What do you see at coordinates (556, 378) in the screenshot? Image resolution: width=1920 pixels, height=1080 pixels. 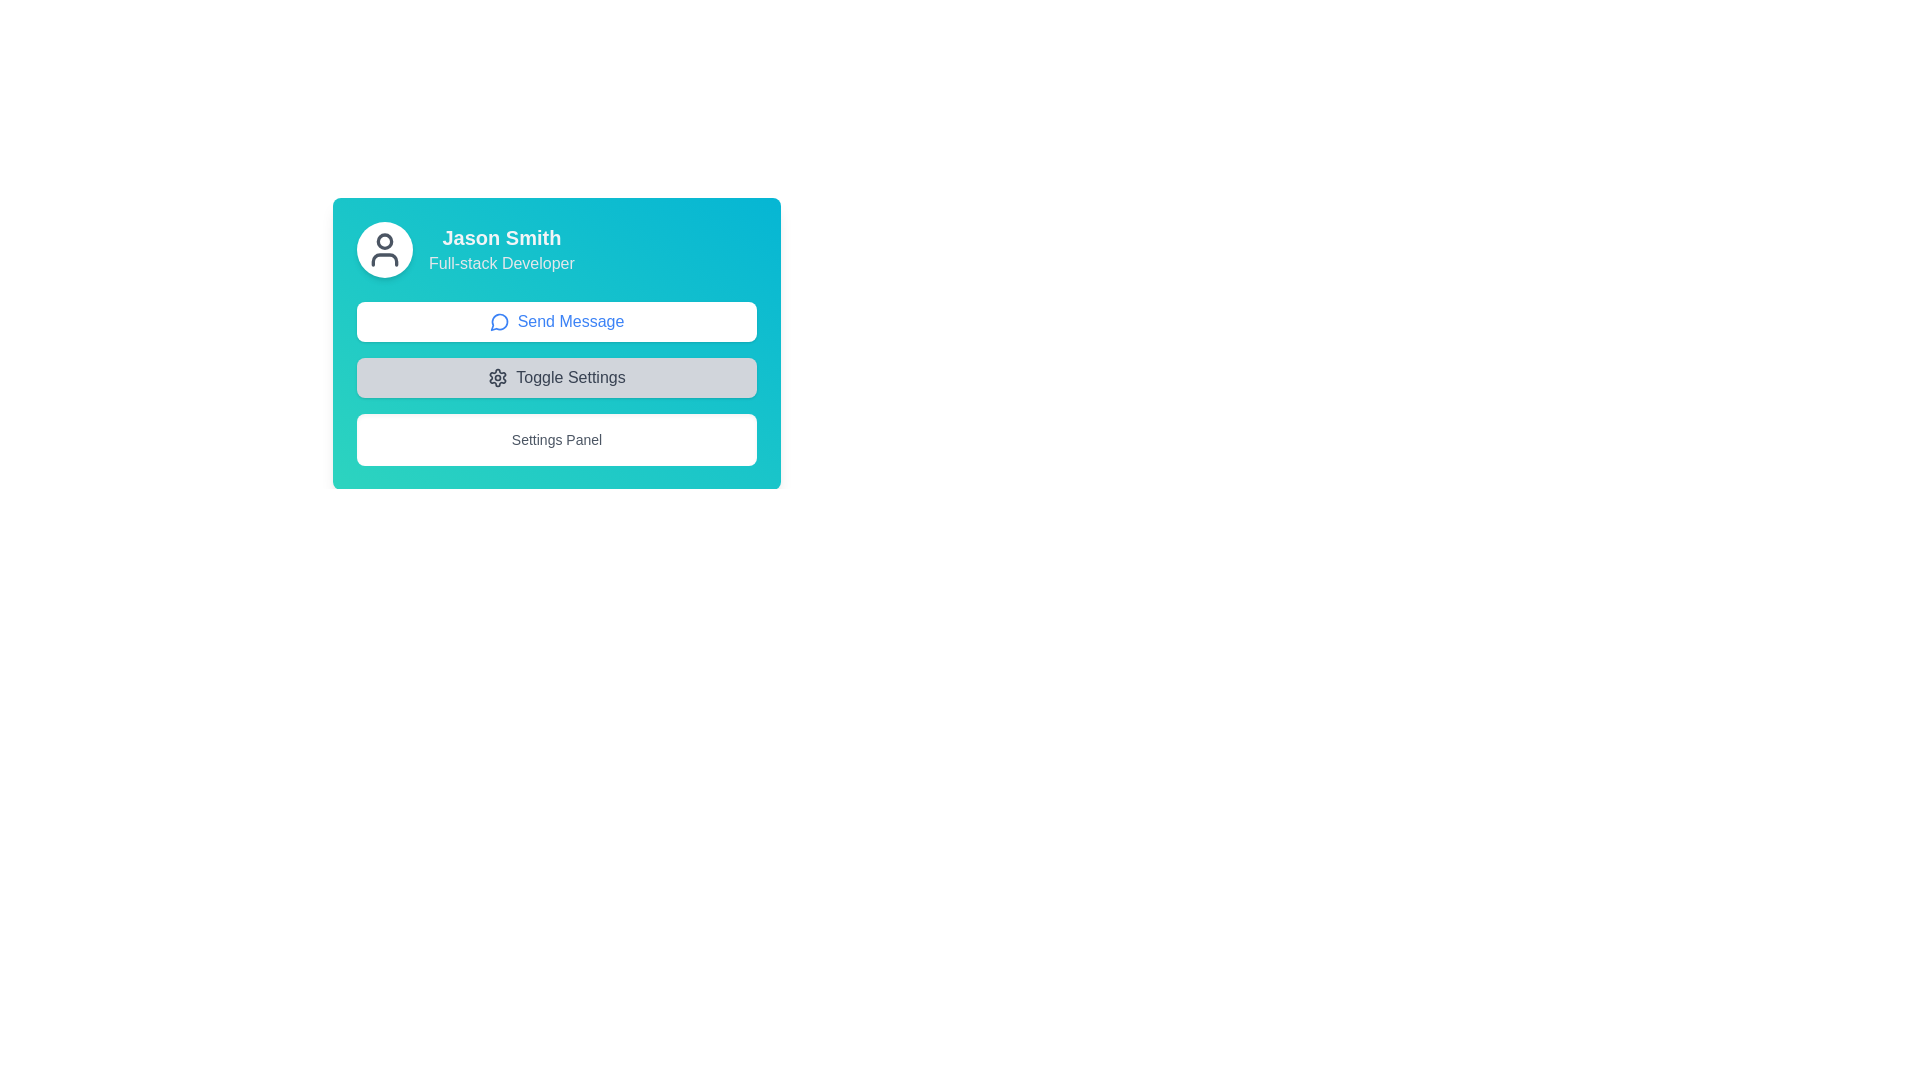 I see `the 'Toggle Settings' button, which is a rectangular button with a gear icon and dark gray text, located below the 'Send Message' button` at bounding box center [556, 378].